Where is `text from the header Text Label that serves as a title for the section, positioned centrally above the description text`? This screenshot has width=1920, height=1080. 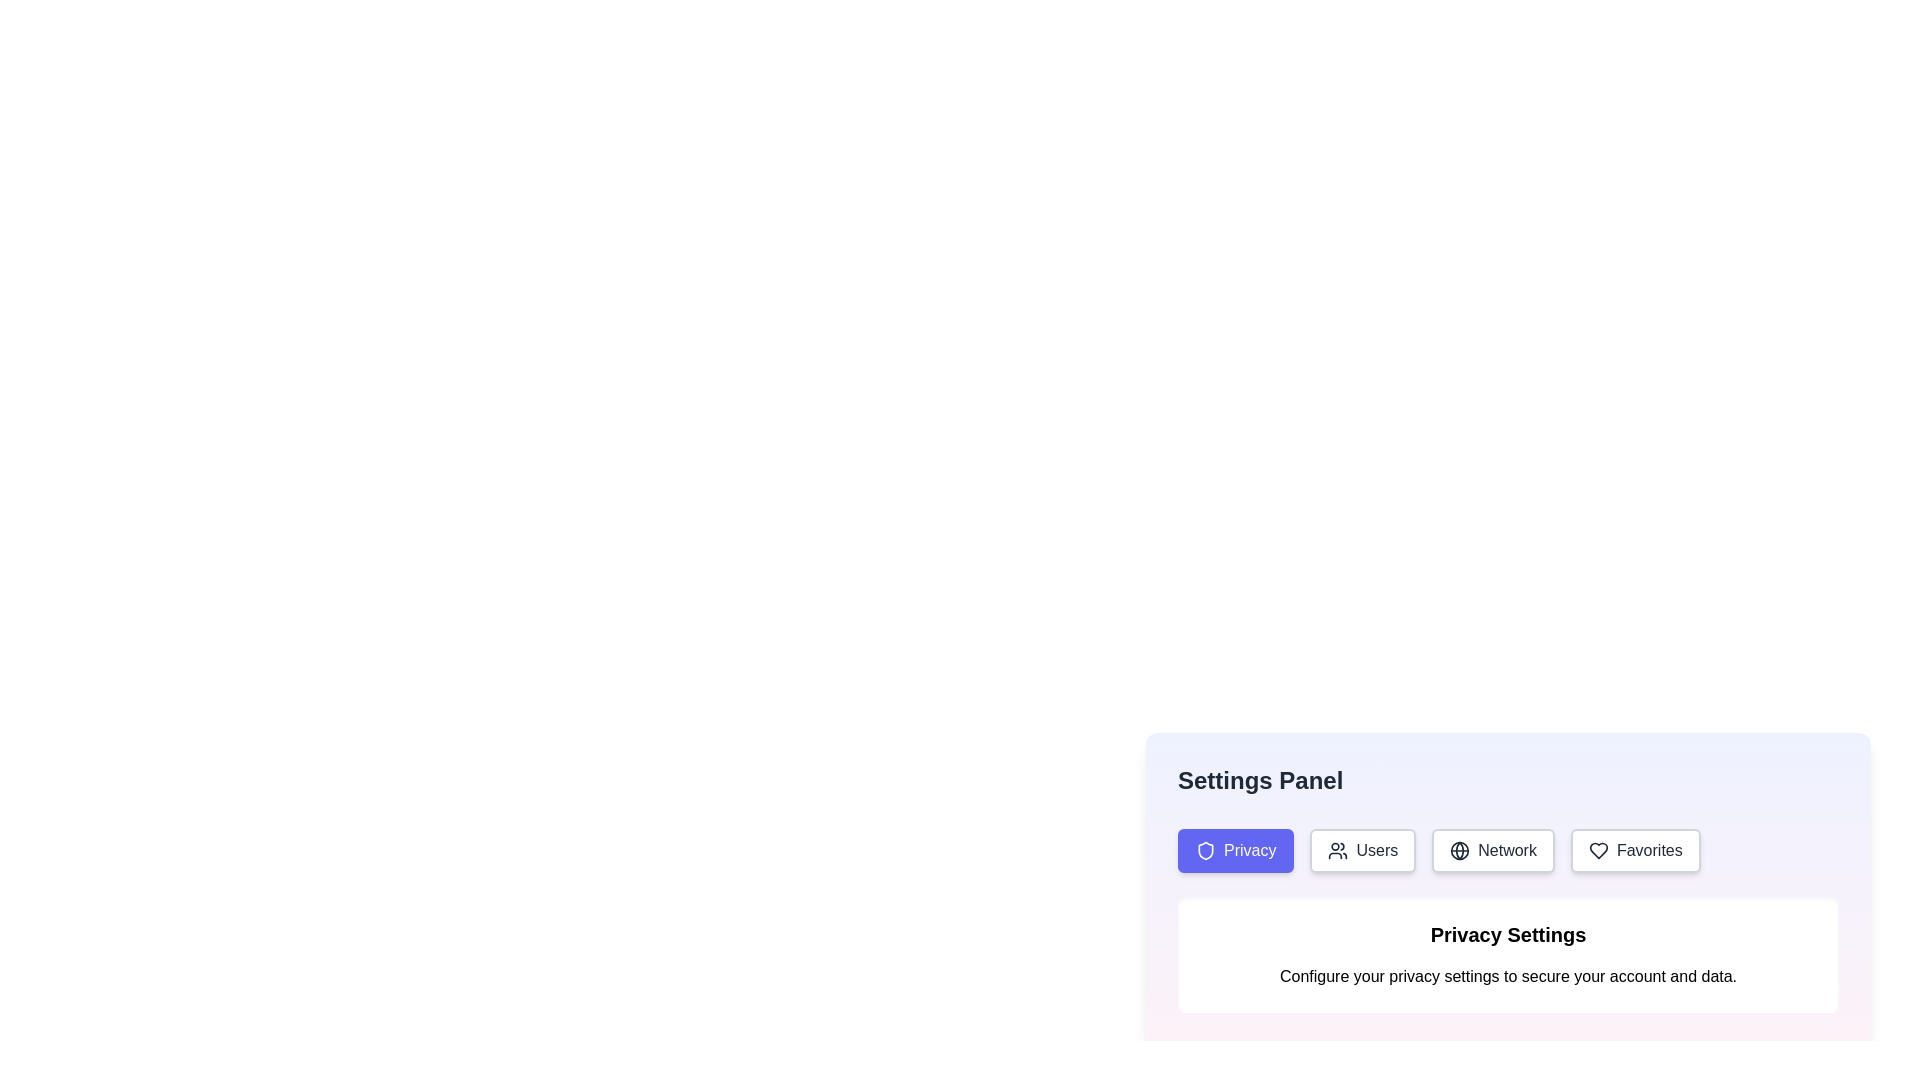 text from the header Text Label that serves as a title for the section, positioned centrally above the description text is located at coordinates (1508, 934).